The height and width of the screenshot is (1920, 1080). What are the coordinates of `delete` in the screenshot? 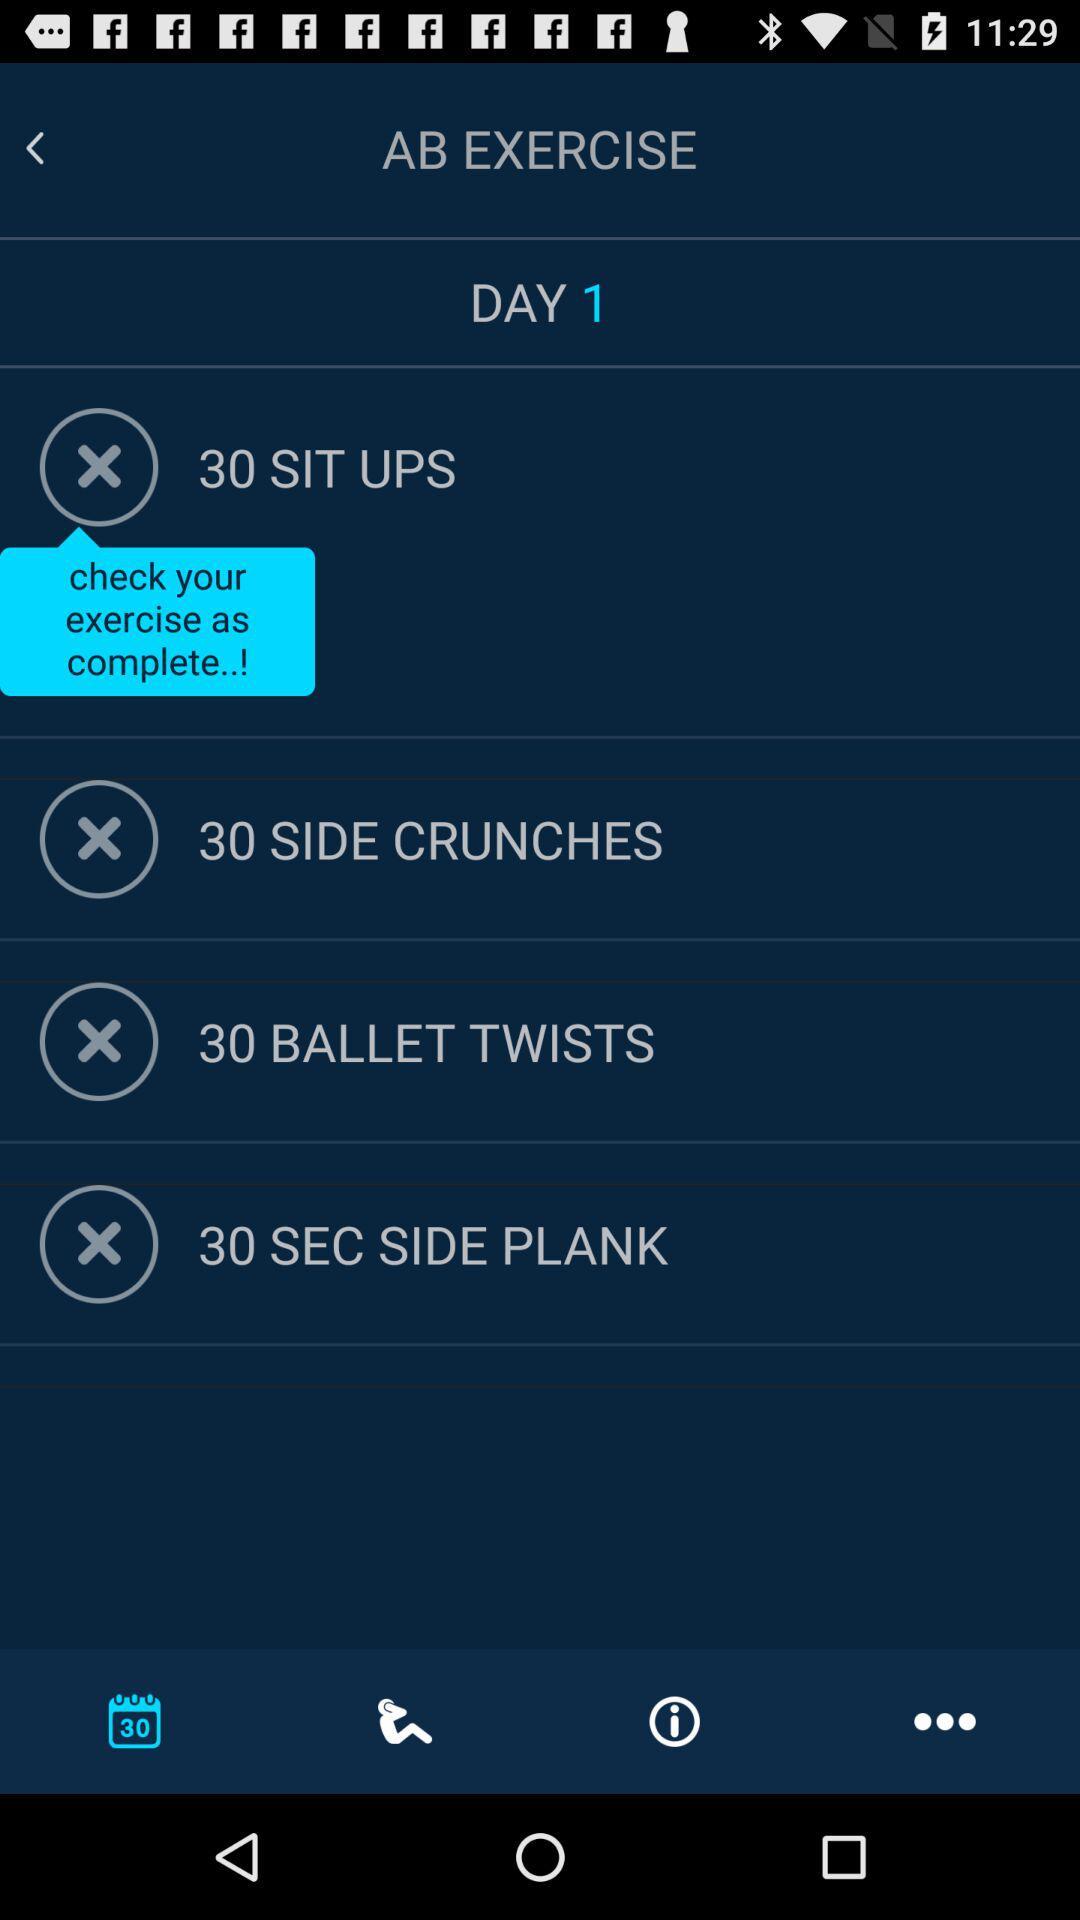 It's located at (99, 1040).